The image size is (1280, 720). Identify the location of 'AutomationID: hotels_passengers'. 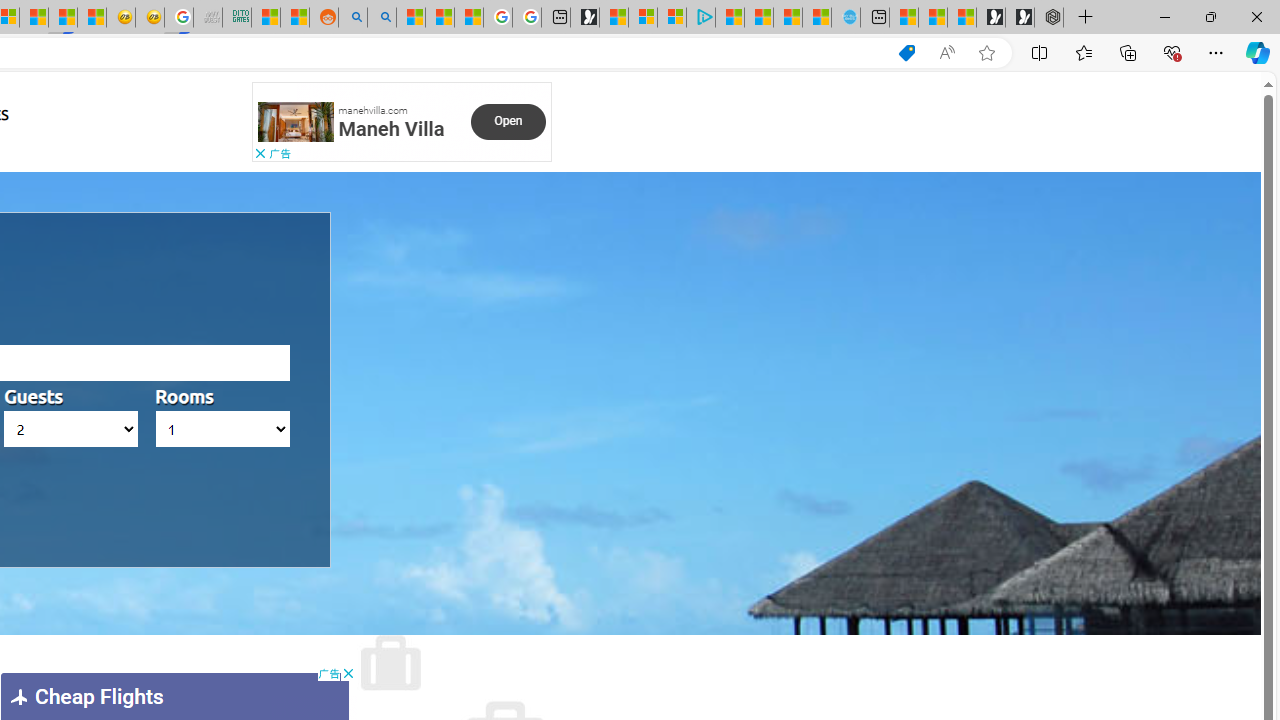
(71, 428).